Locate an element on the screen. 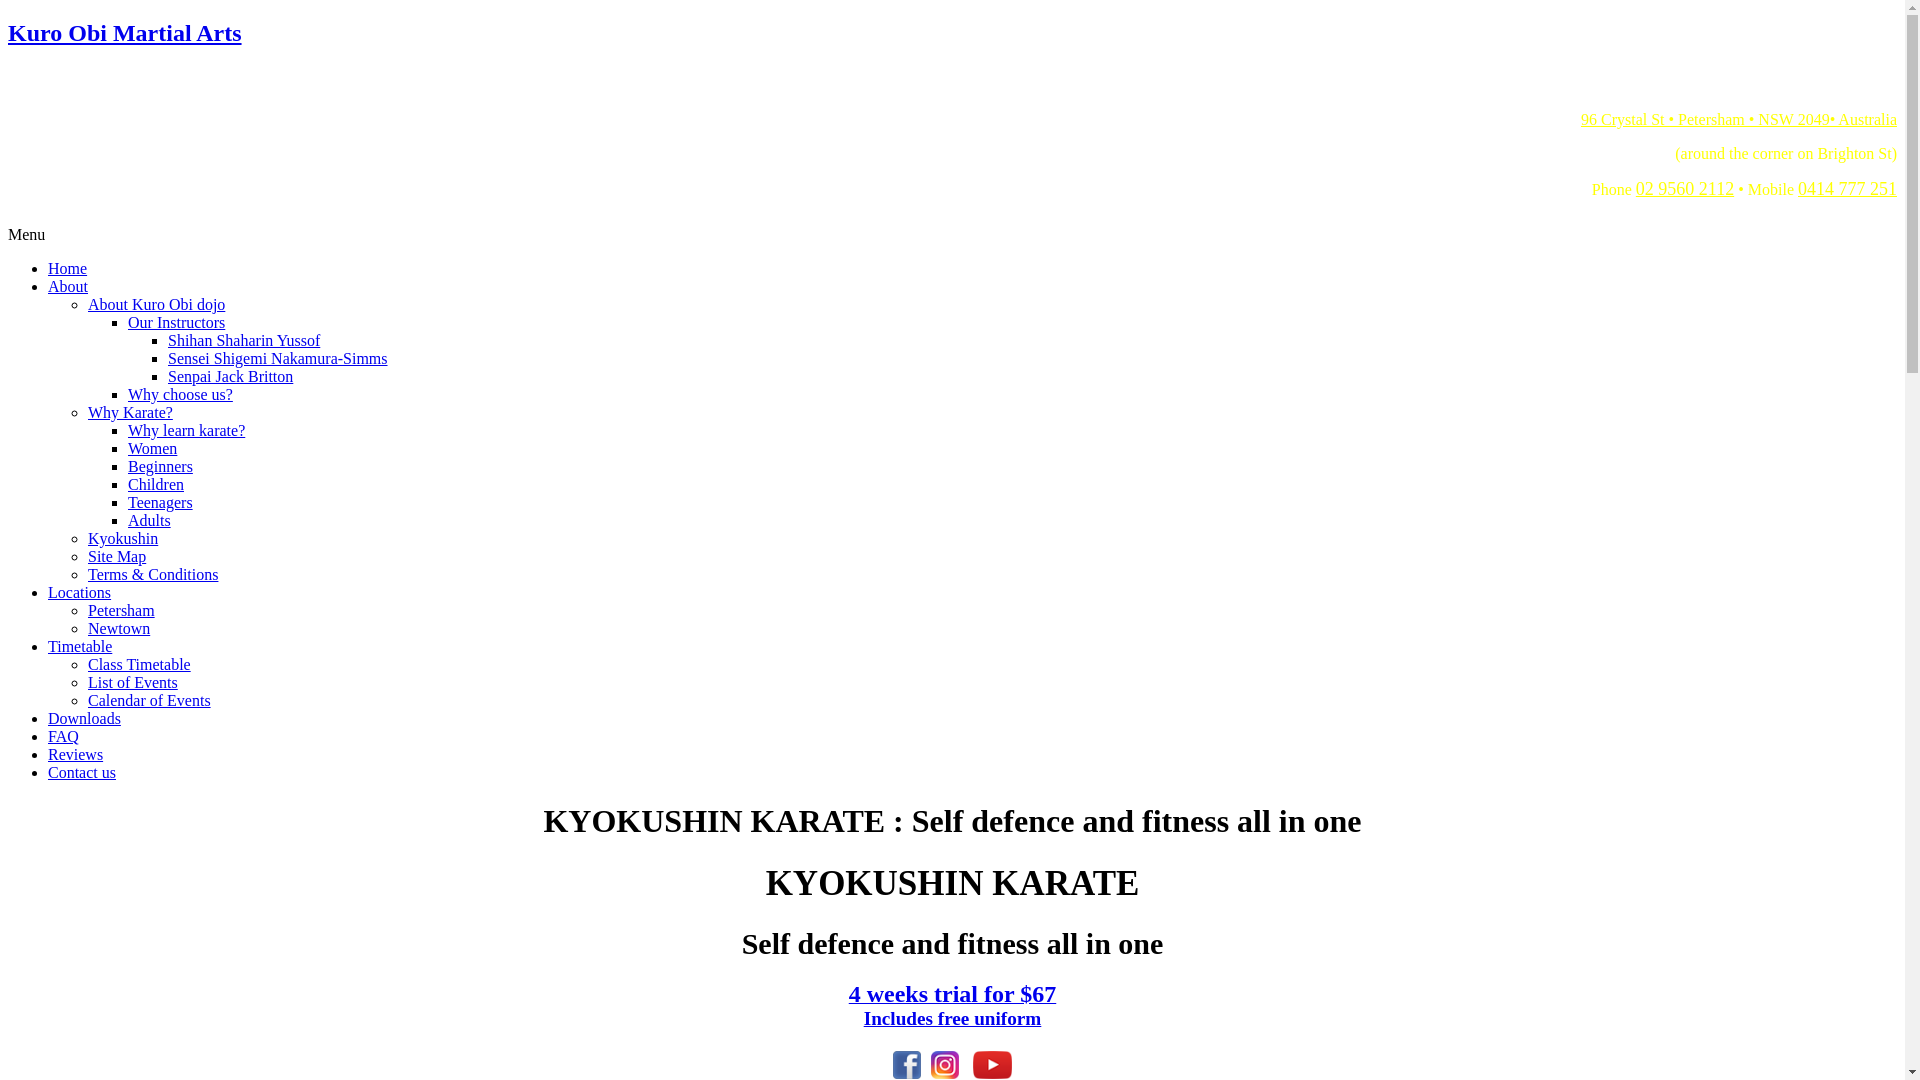 The height and width of the screenshot is (1080, 1920). 'List of Events' is located at coordinates (132, 681).